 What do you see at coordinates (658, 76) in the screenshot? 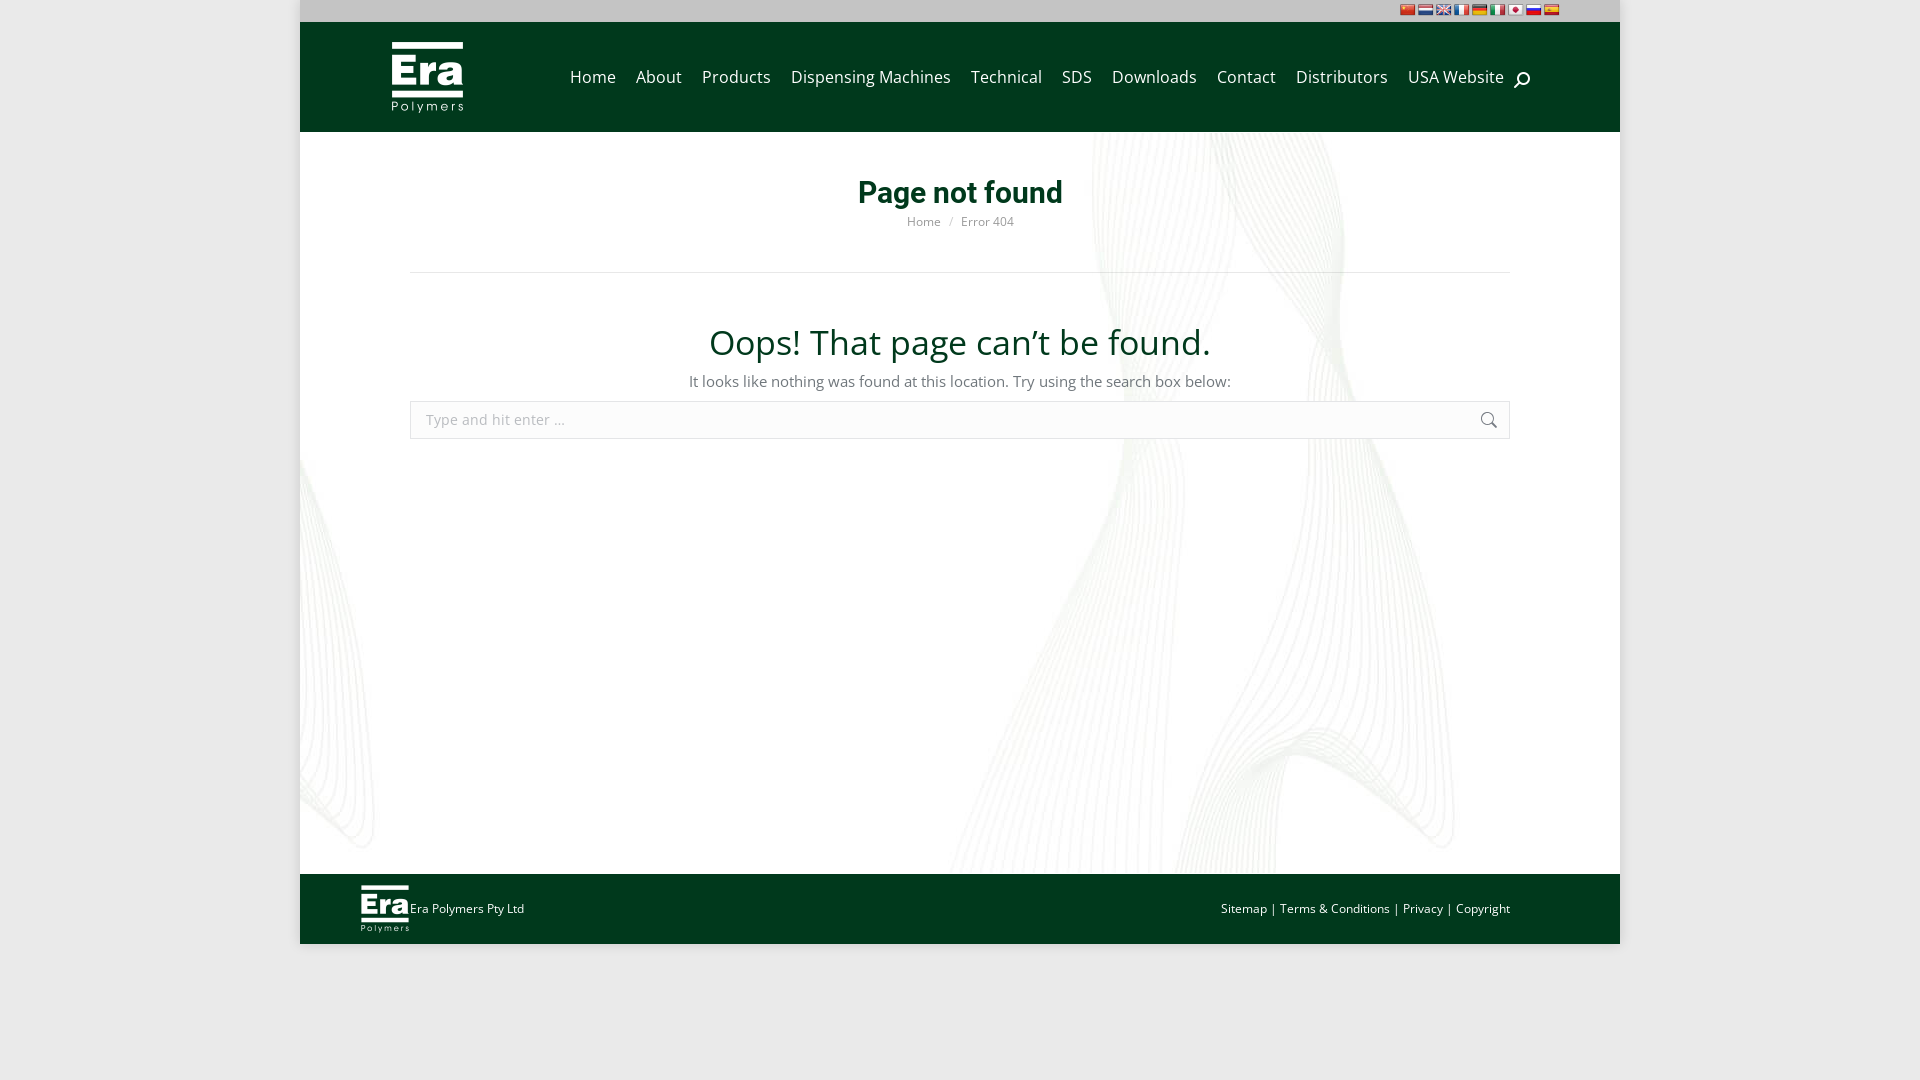
I see `'About'` at bounding box center [658, 76].